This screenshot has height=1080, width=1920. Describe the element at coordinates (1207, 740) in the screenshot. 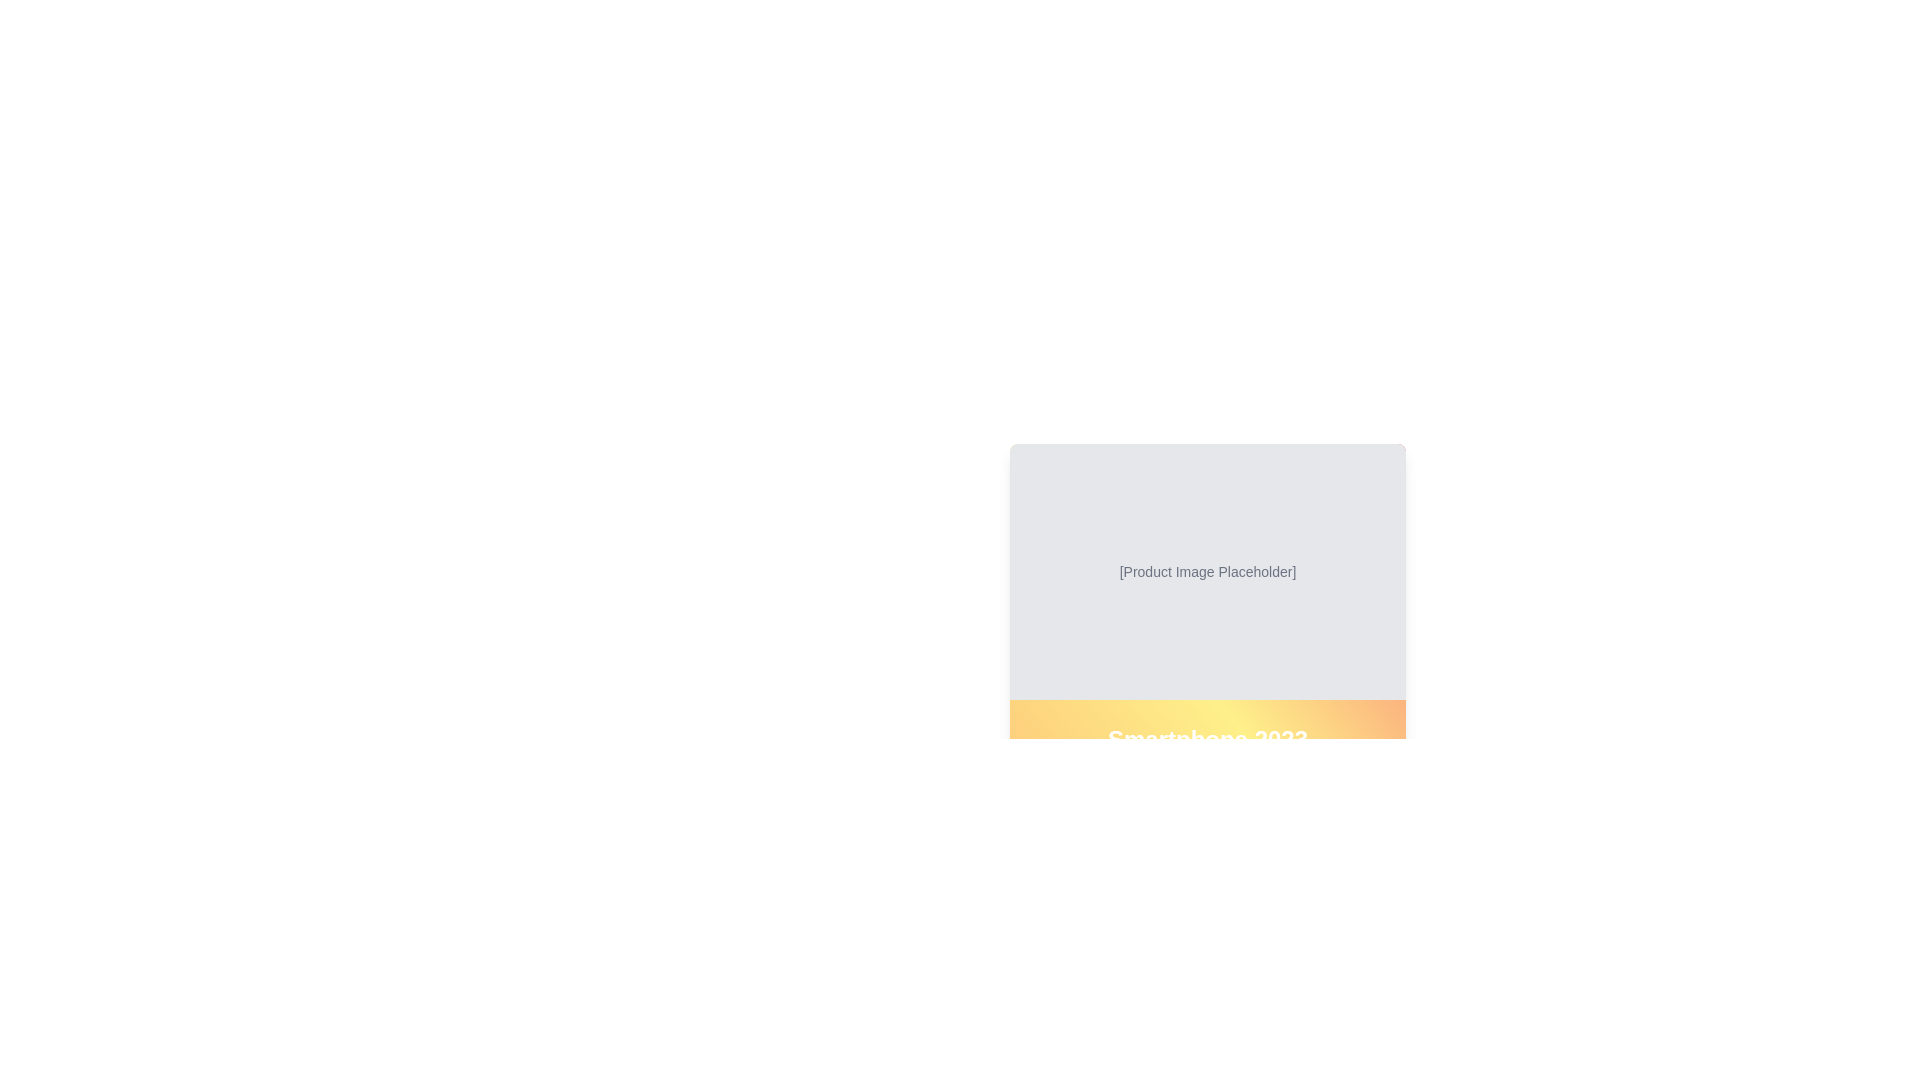

I see `text content of the primary identifier label for the product displayed, which is positioned below the product image placeholder` at that location.